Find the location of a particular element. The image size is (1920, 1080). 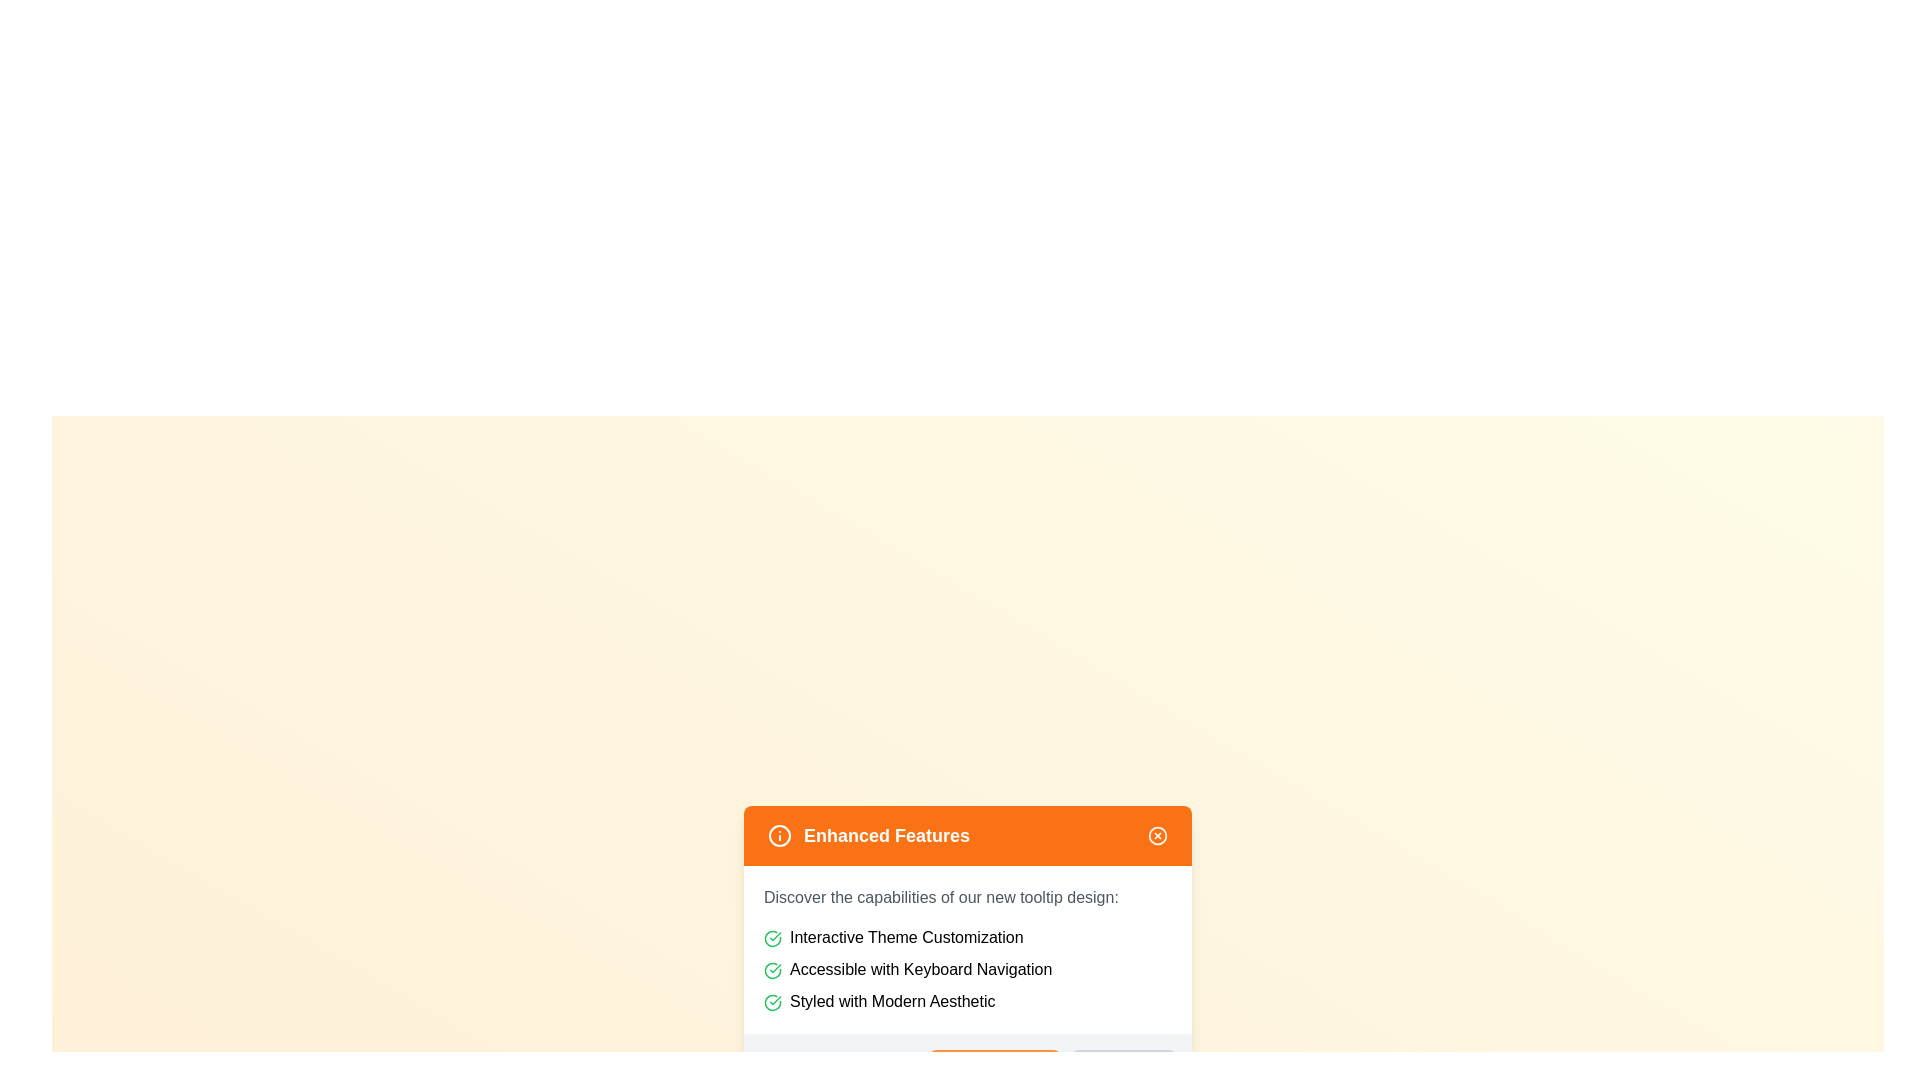

the 'Enhanced Features' text label, which is prominently displayed in large white text on an orange background within the tooltip header is located at coordinates (886, 836).